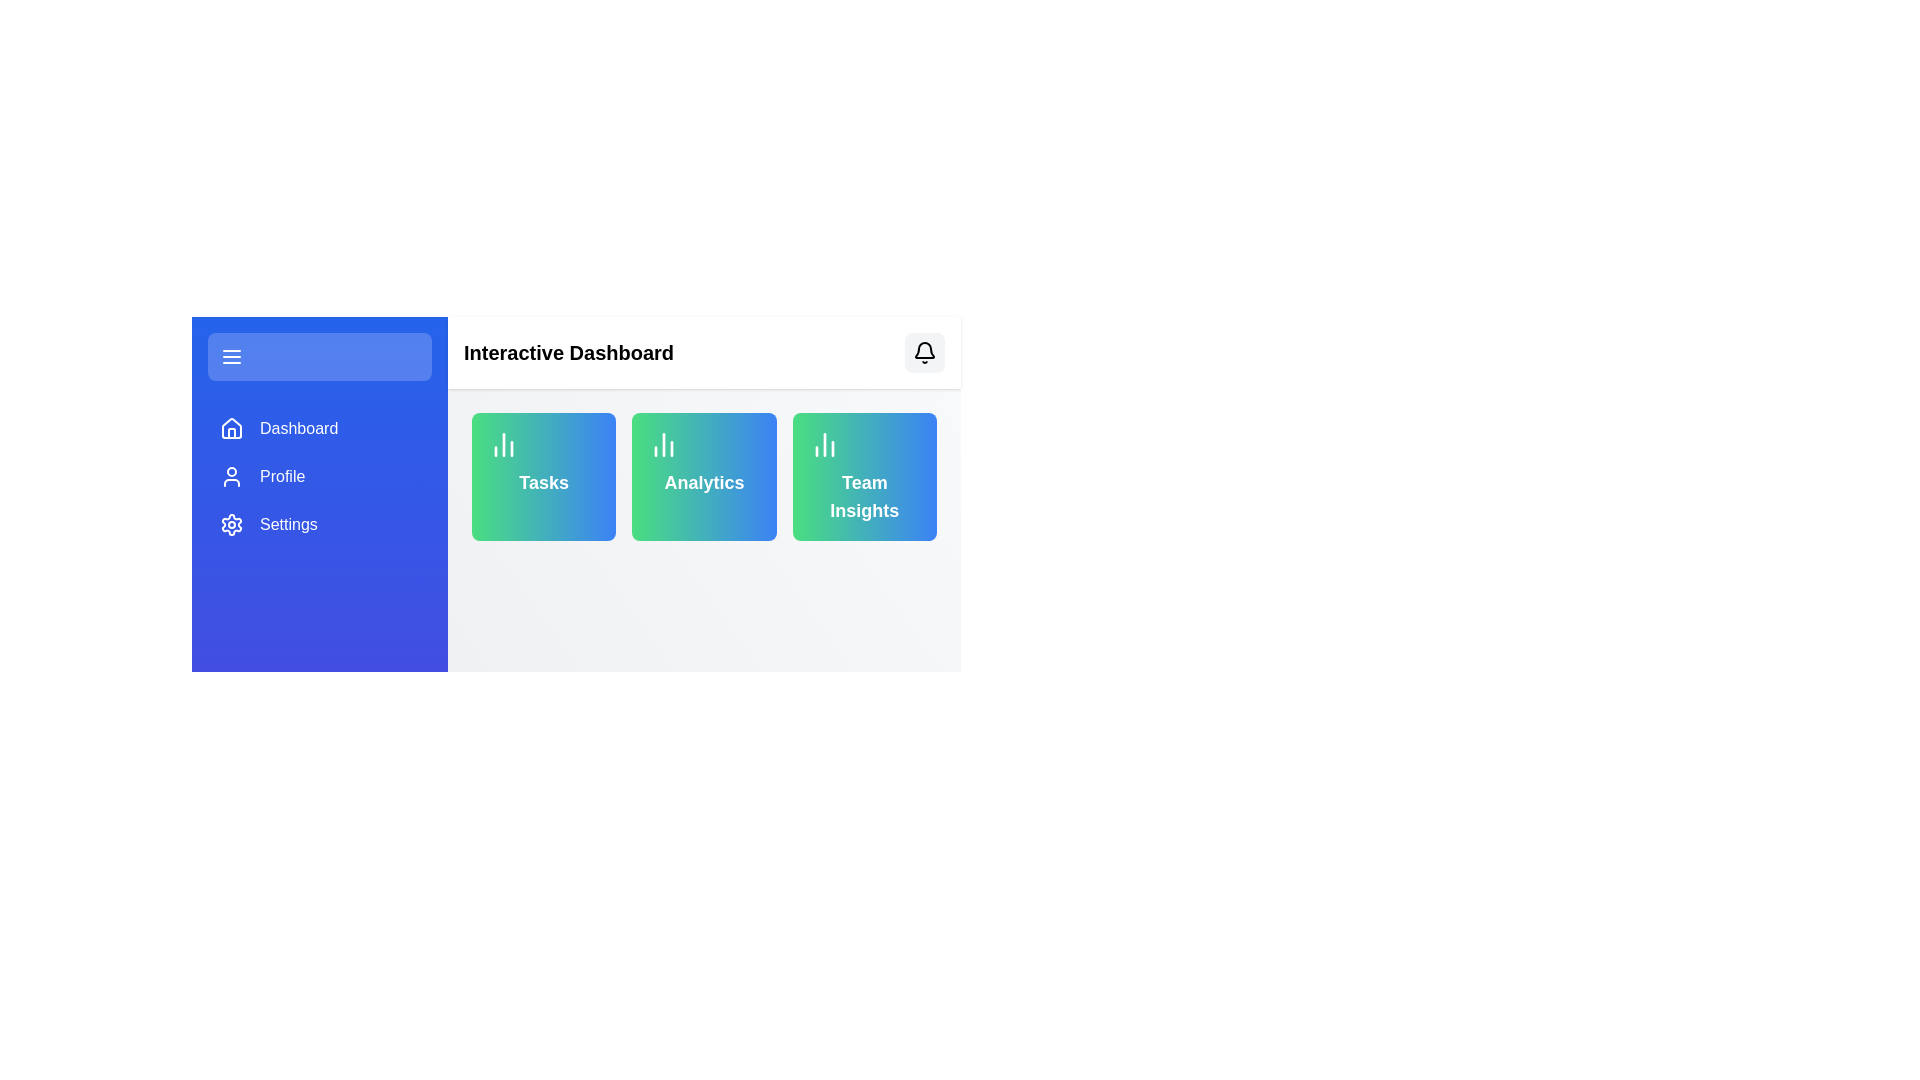 The height and width of the screenshot is (1080, 1920). I want to click on the rectangular interactive menu bar located at the top of the sidebar, which has a bluish tint and contains three parallel horizontal lines, to change its background color, so click(320, 356).